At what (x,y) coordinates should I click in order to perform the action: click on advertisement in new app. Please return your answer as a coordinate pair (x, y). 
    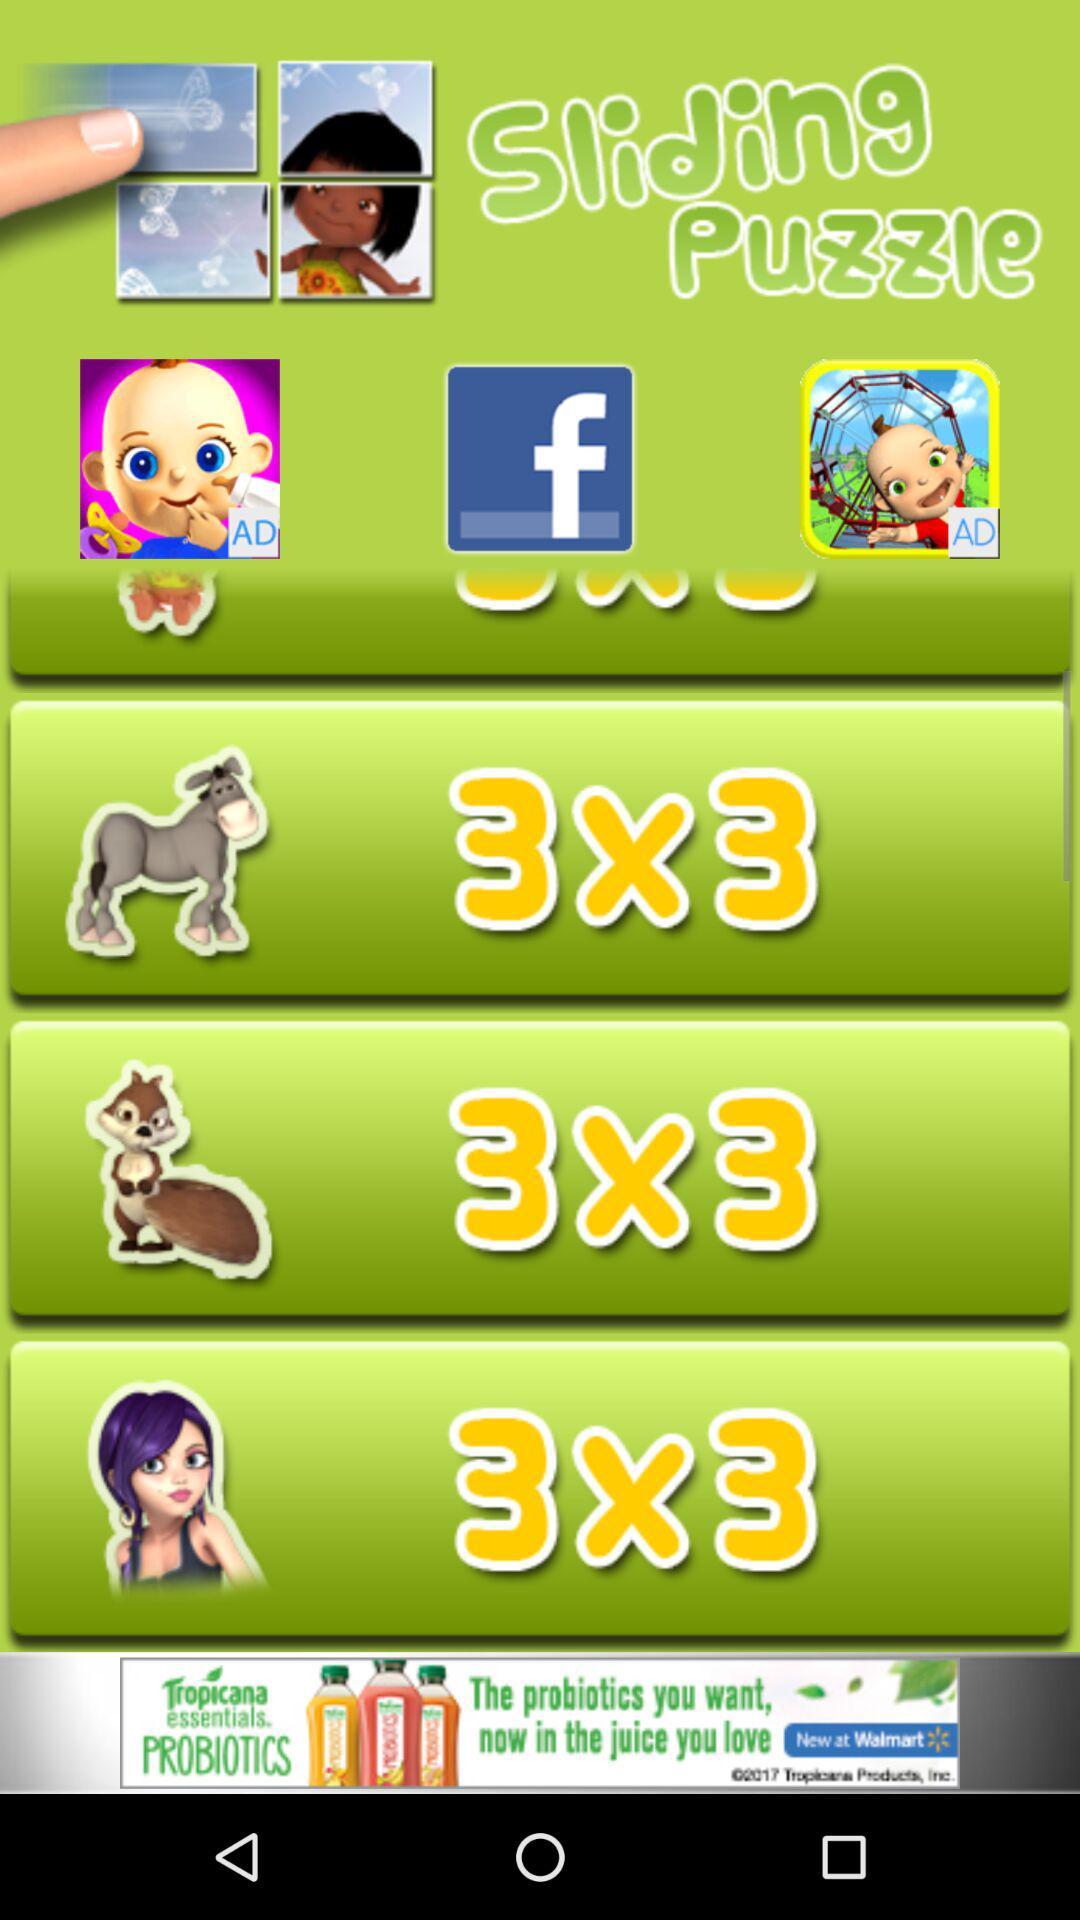
    Looking at the image, I should click on (180, 458).